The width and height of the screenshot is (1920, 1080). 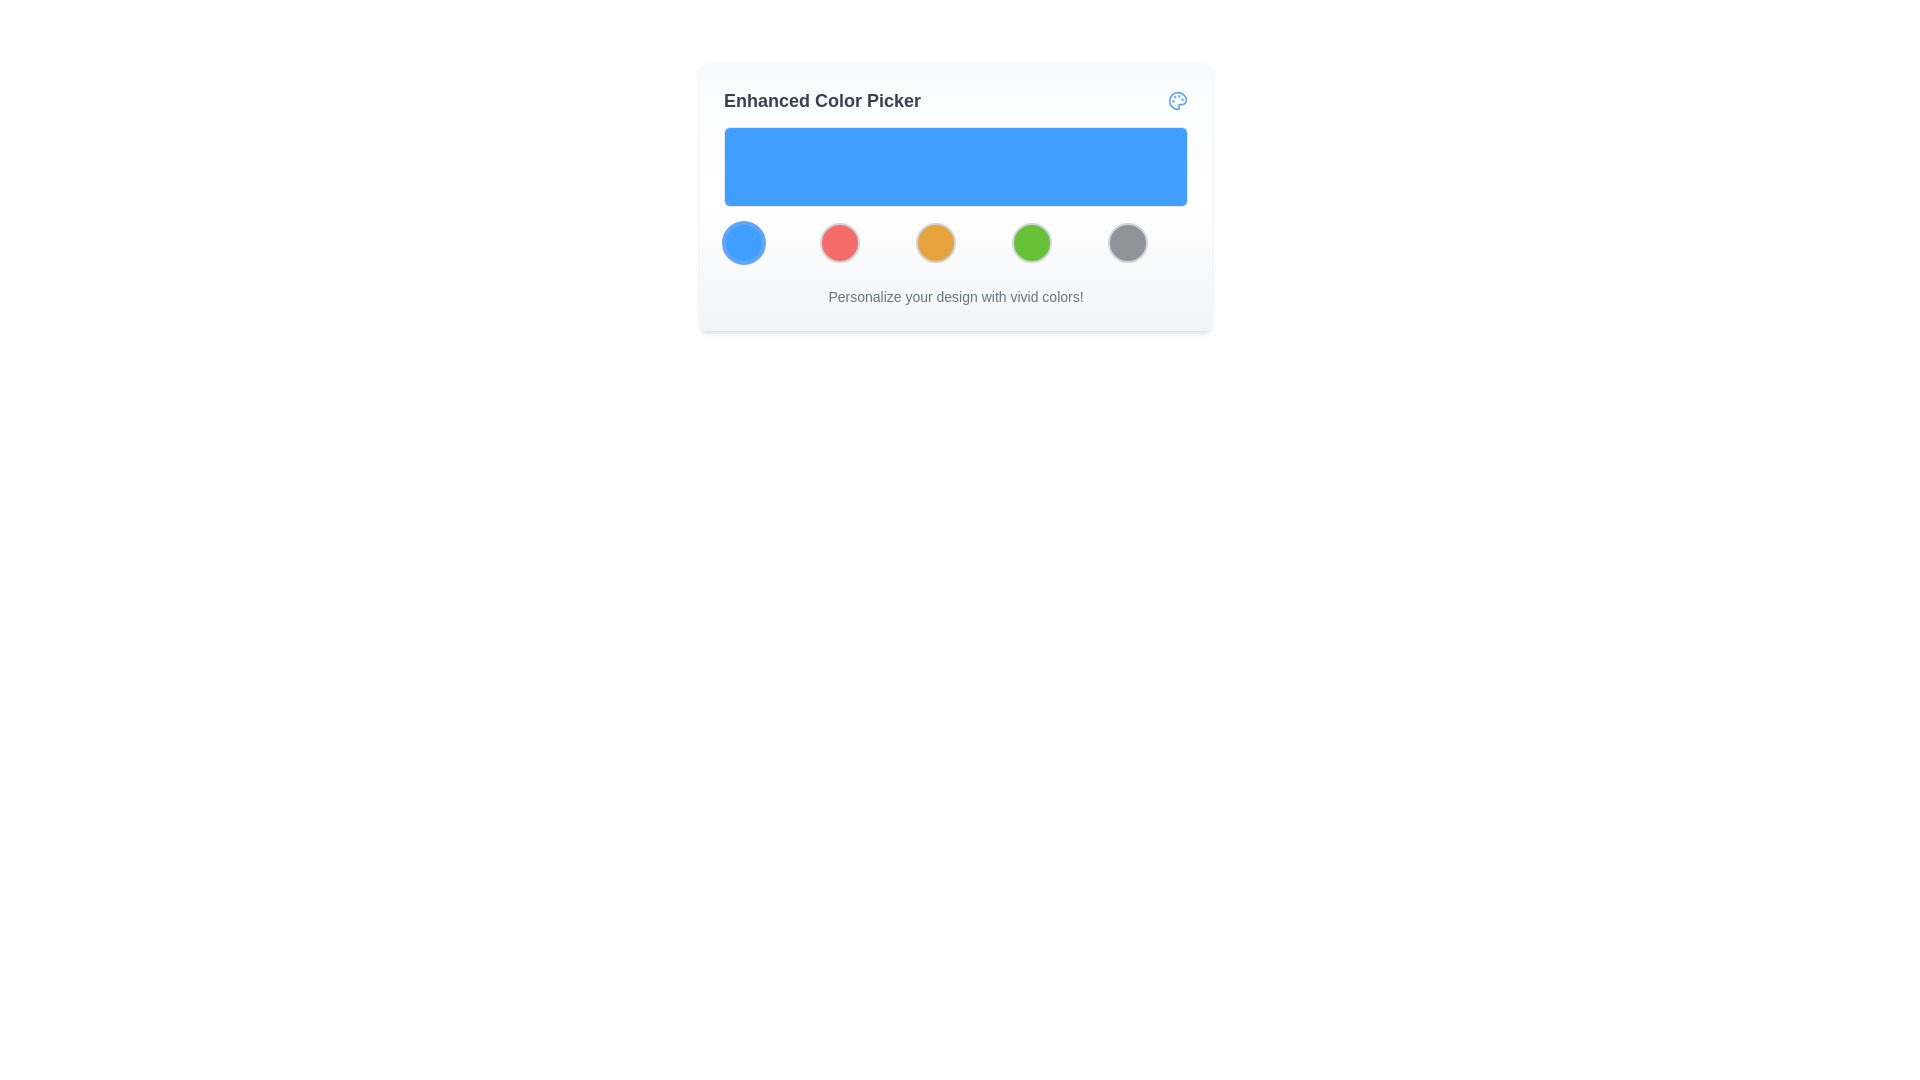 What do you see at coordinates (954, 165) in the screenshot?
I see `the vivid blue Display box with rounded corners located centrally above the grid of circular color swatches` at bounding box center [954, 165].